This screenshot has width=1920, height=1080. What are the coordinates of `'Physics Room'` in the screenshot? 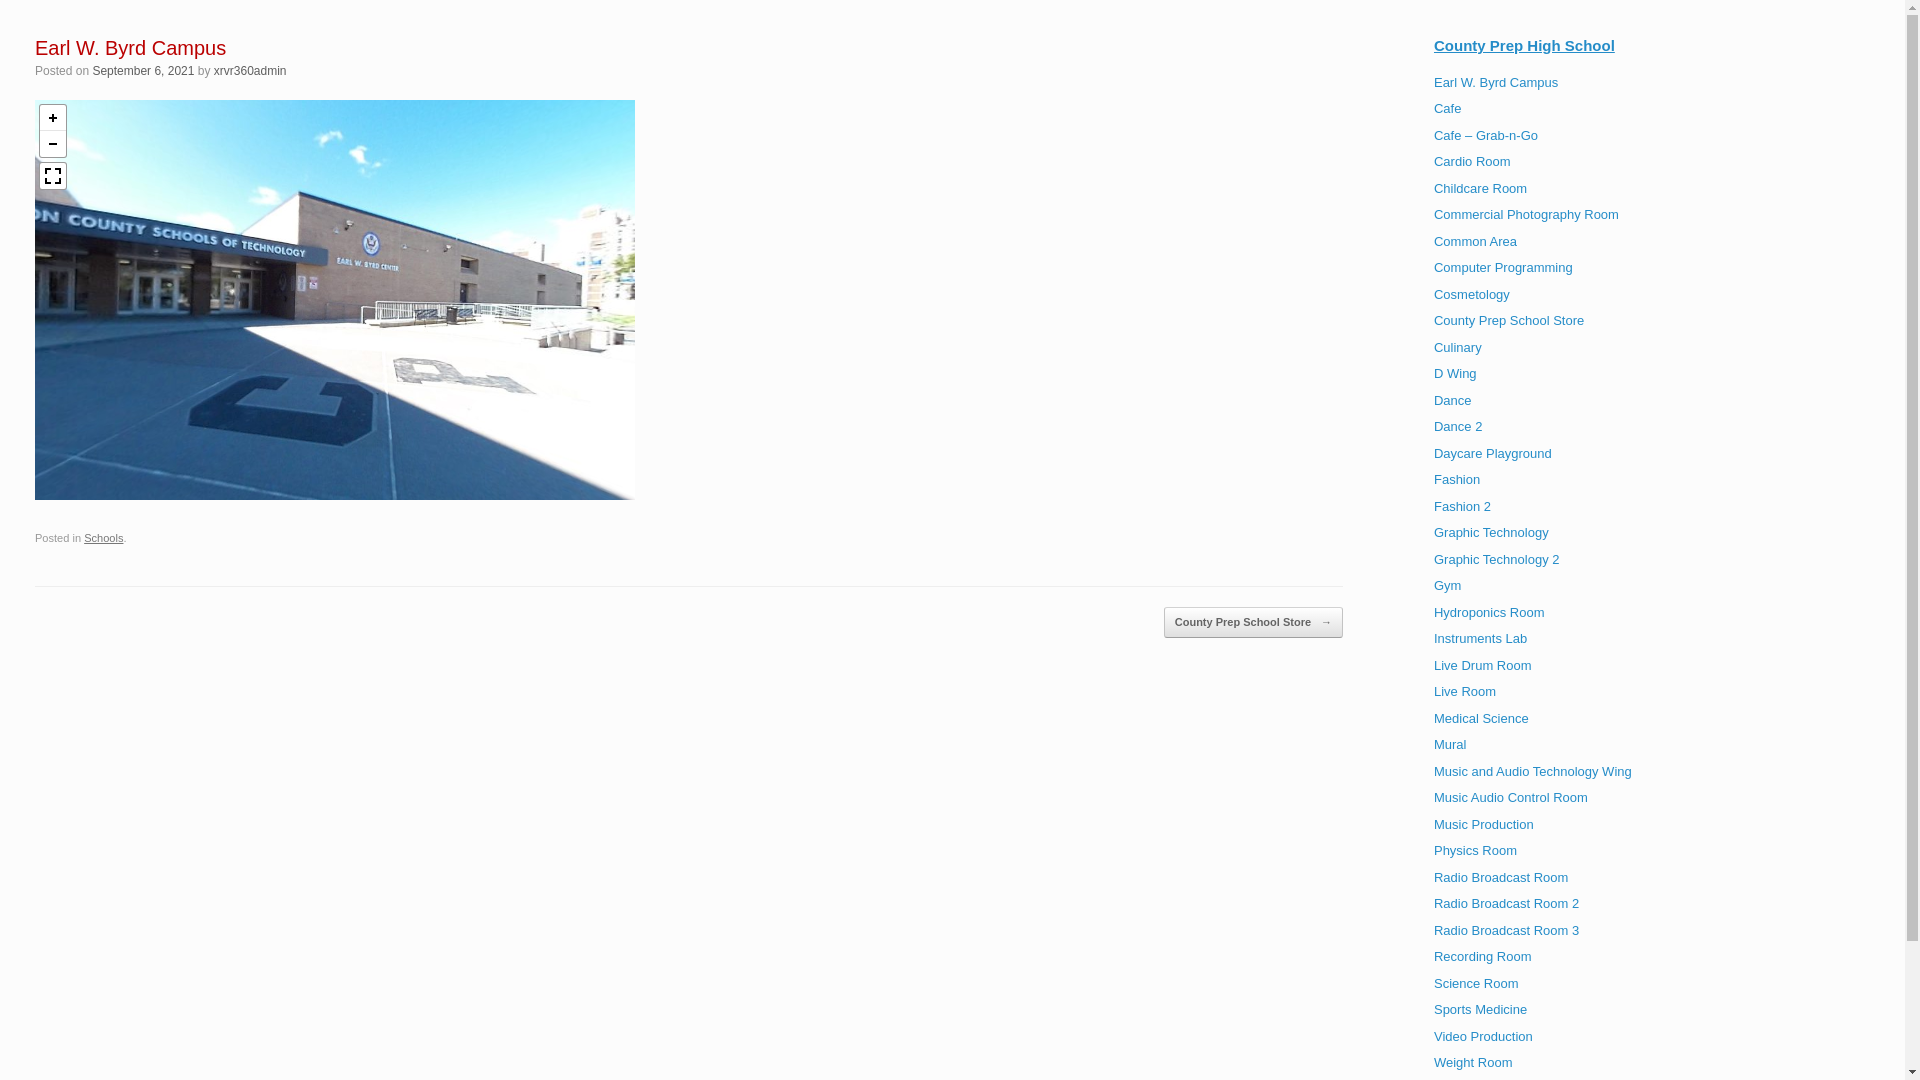 It's located at (1475, 850).